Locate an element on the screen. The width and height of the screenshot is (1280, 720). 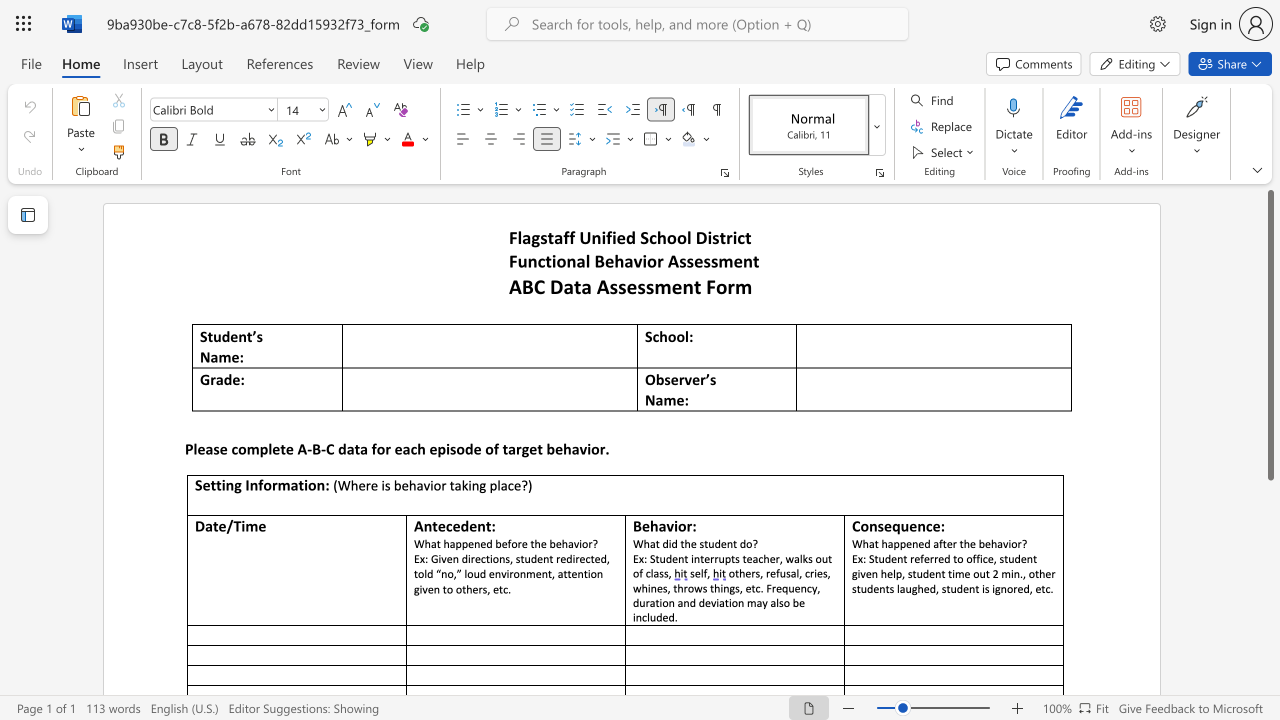
the 2th character "A" in the text is located at coordinates (602, 286).